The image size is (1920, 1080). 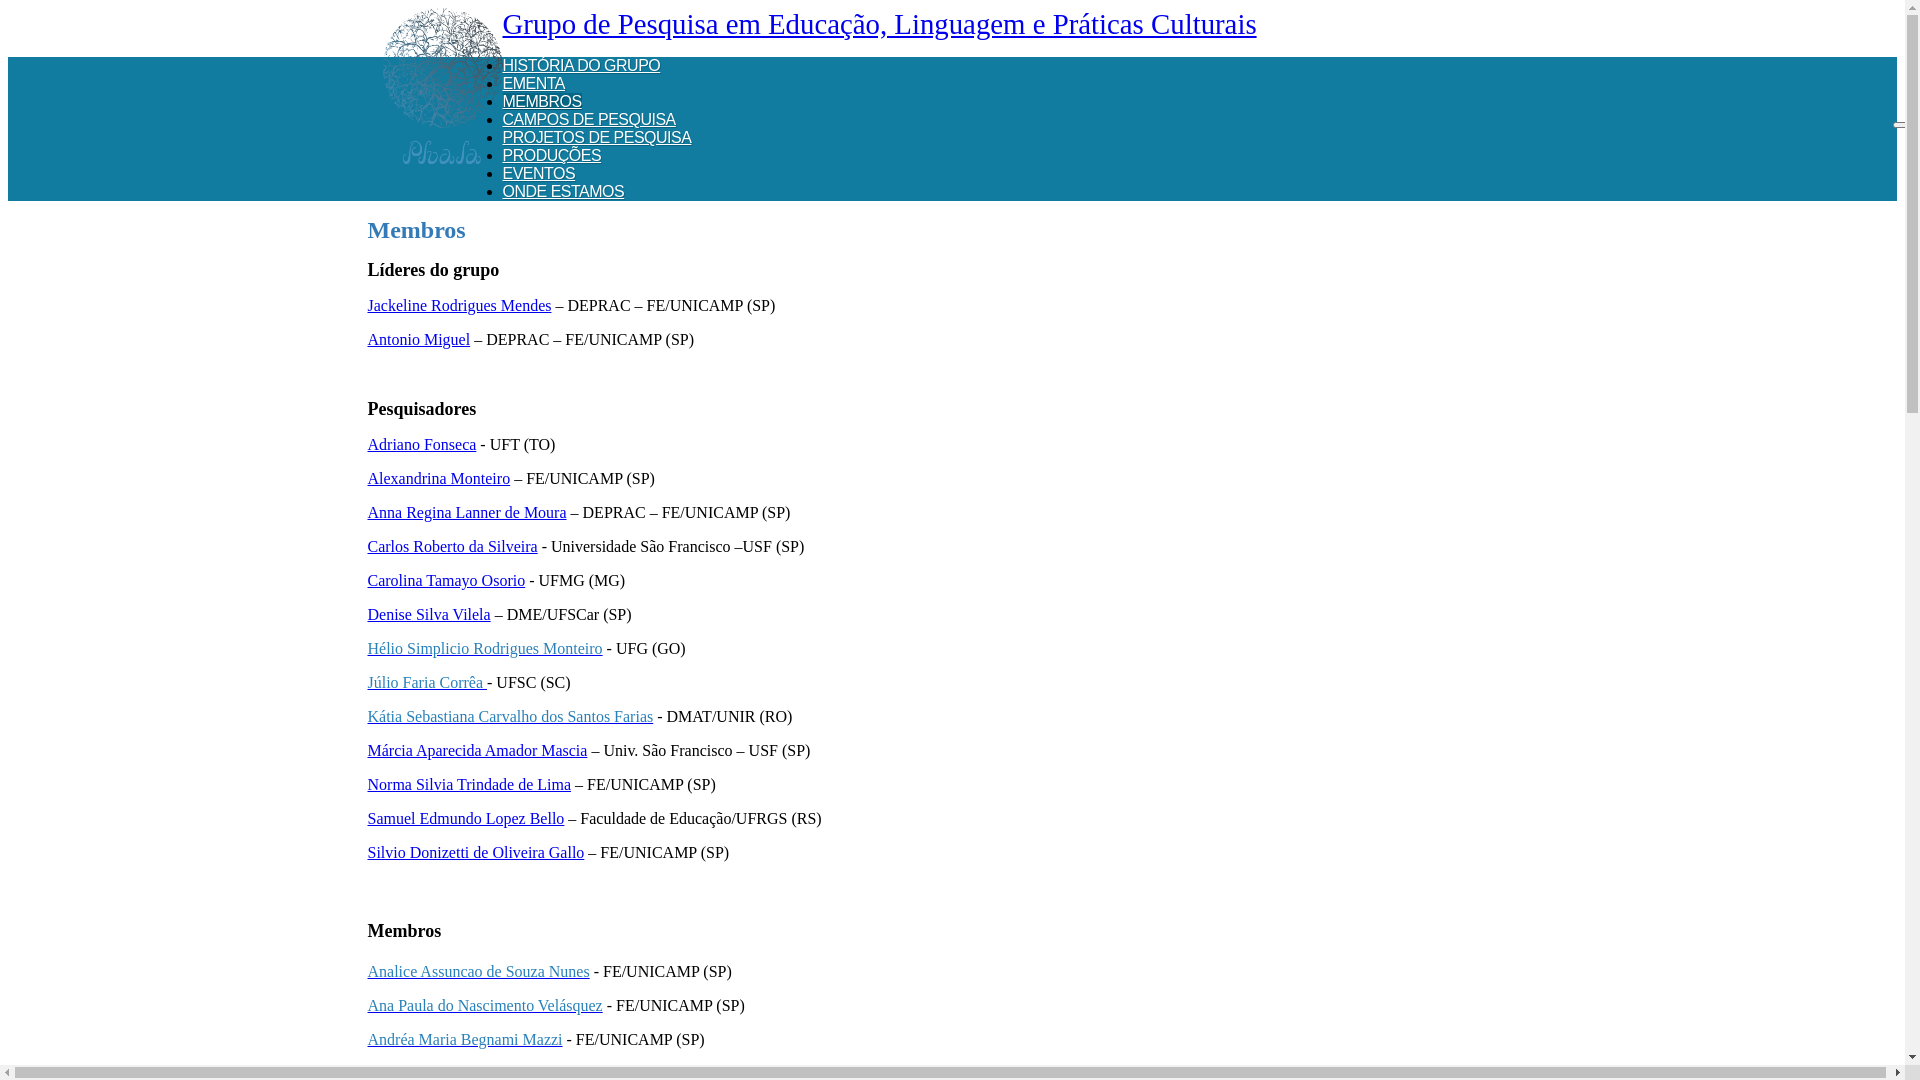 I want to click on 'Samuel Edmundo Lopez Bello', so click(x=465, y=818).